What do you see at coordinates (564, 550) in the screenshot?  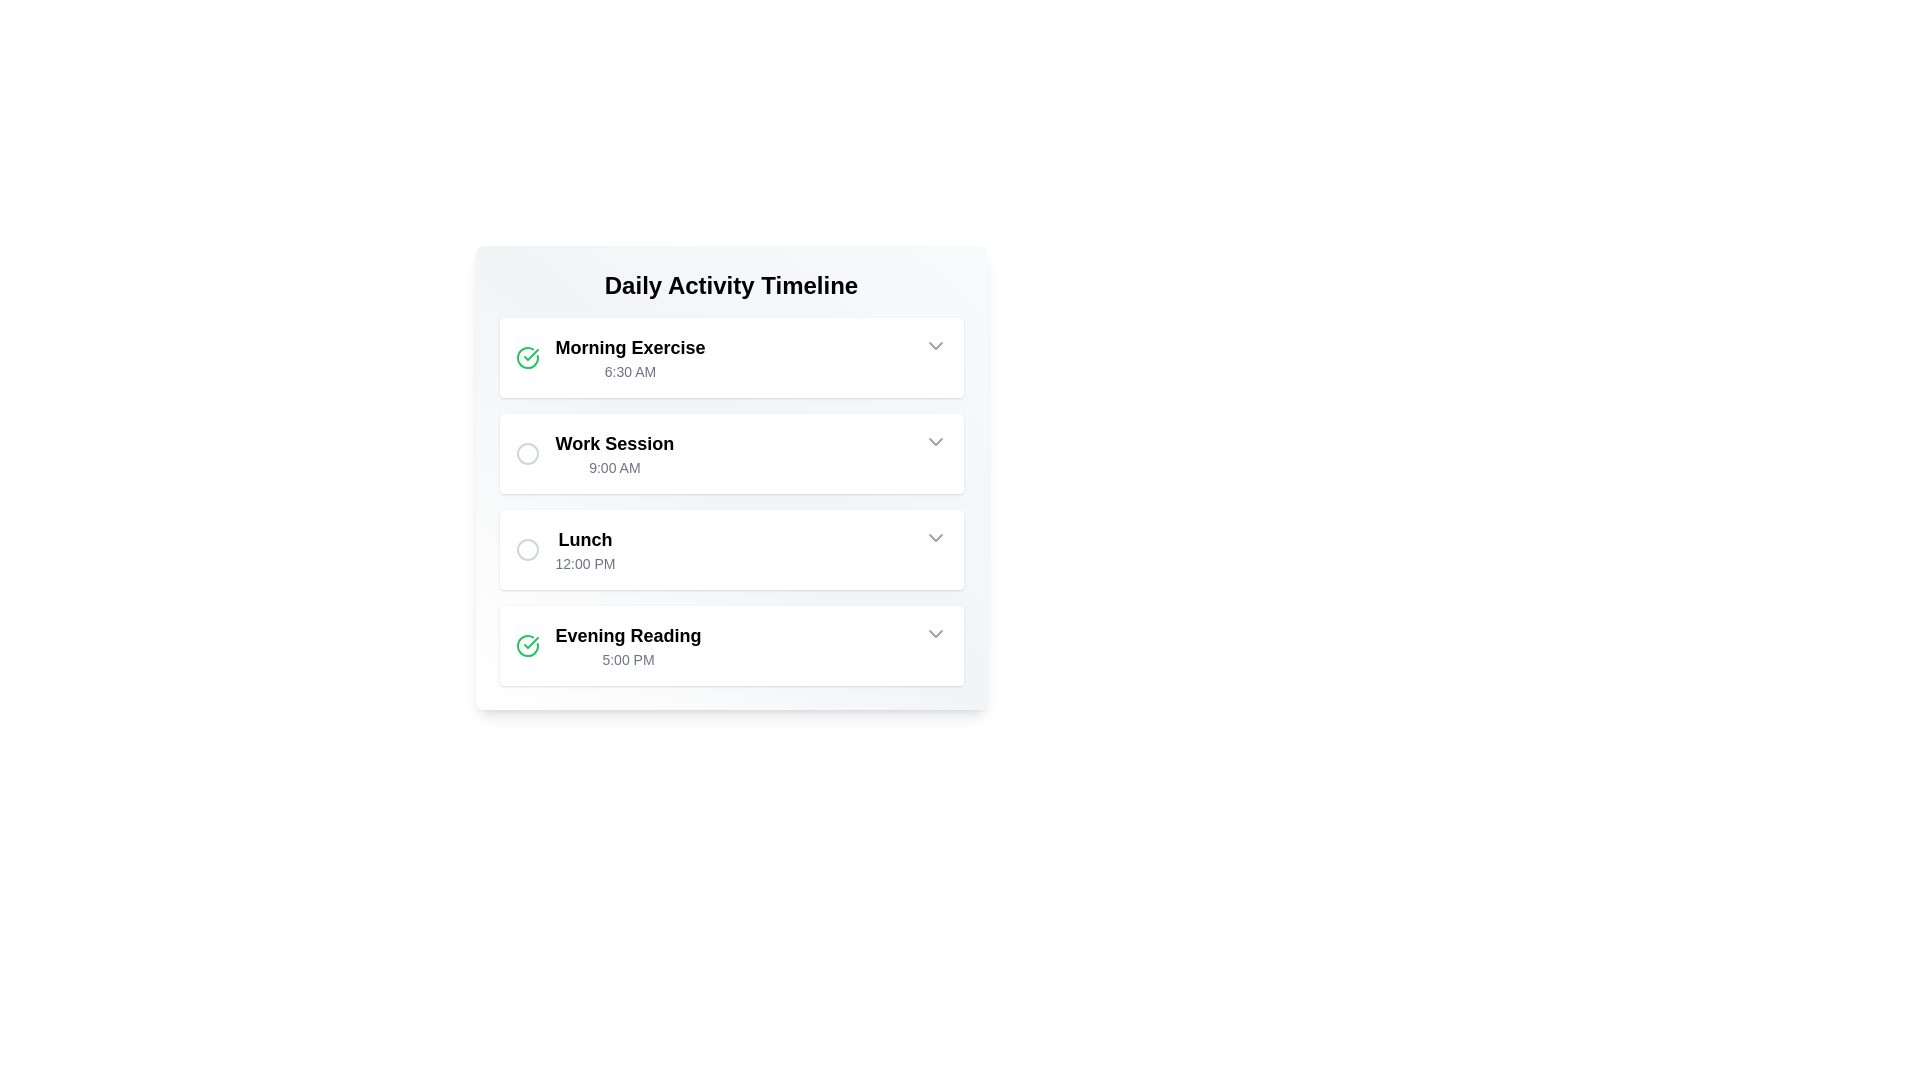 I see `the text label displaying 'Lunch' with the smaller gray text '12:00 PM', which is aligned to the right of a circular gray hollow icon, located in the third item of the Daily Activity Timeline list` at bounding box center [564, 550].